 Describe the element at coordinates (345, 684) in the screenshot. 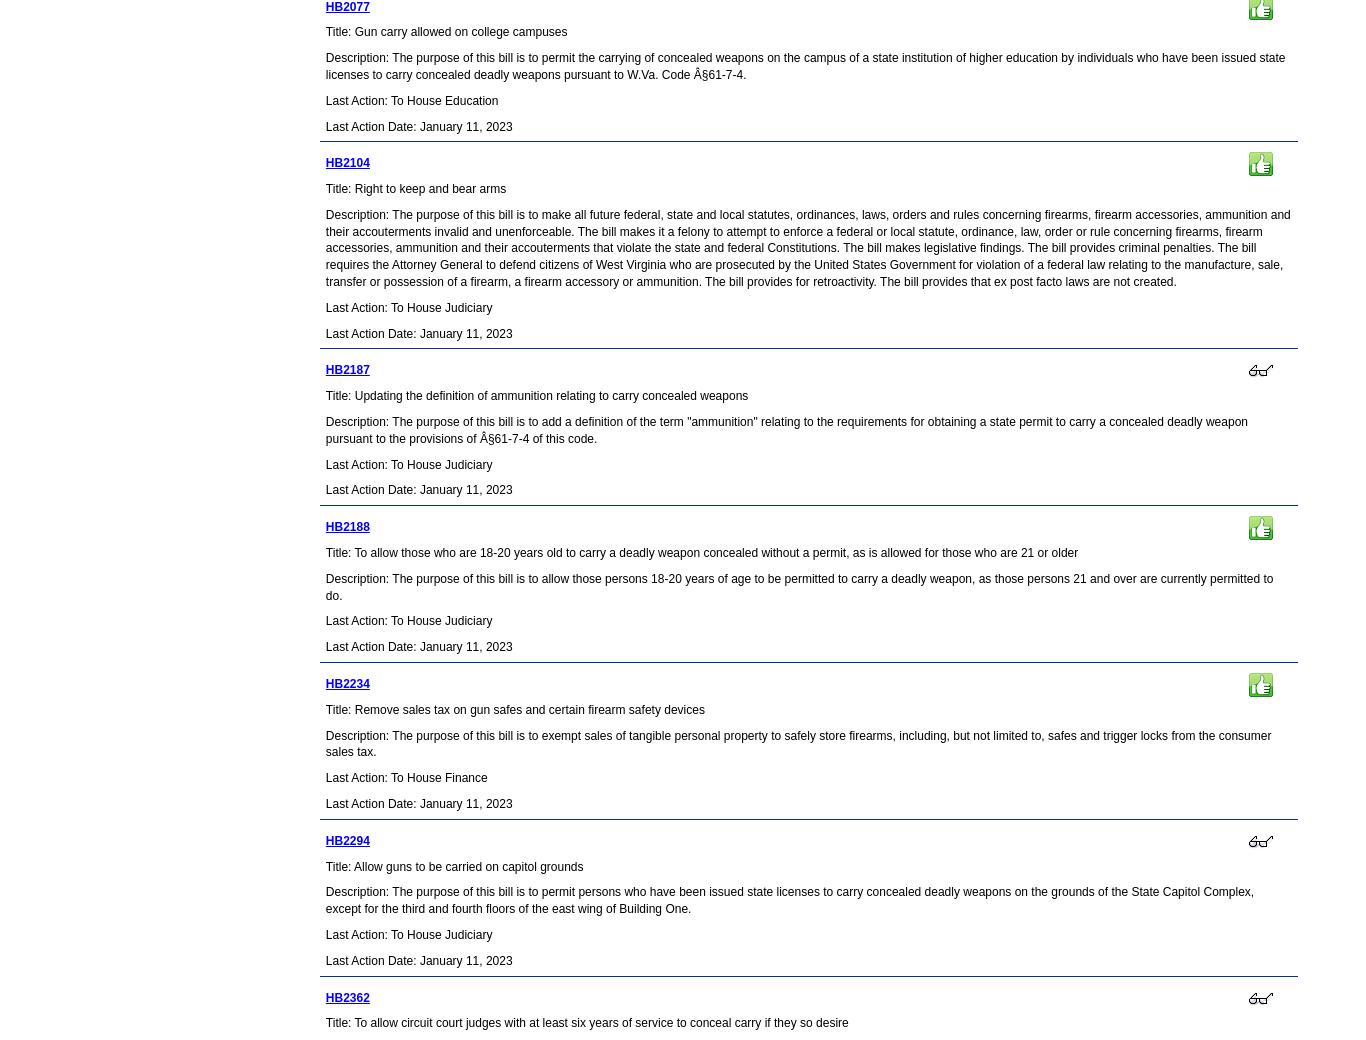

I see `'HB2234'` at that location.